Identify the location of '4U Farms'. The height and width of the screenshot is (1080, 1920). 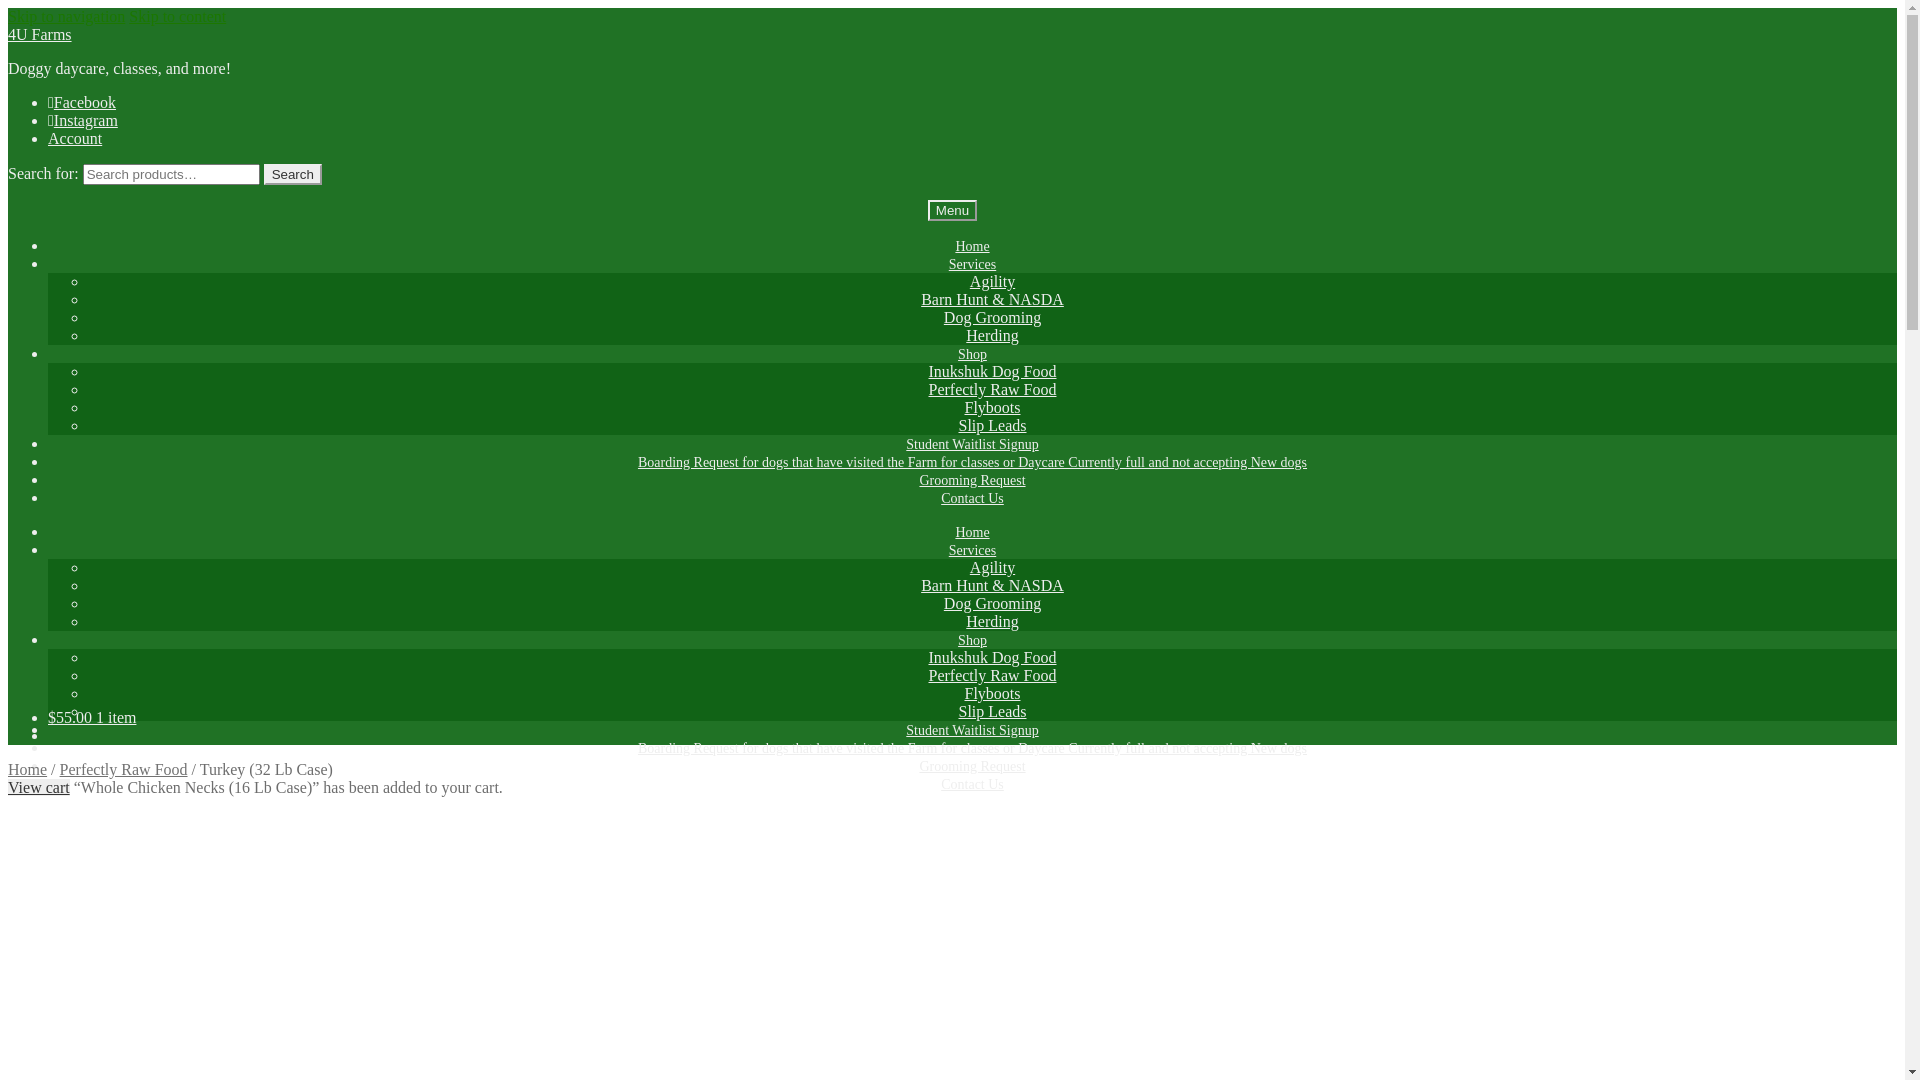
(39, 34).